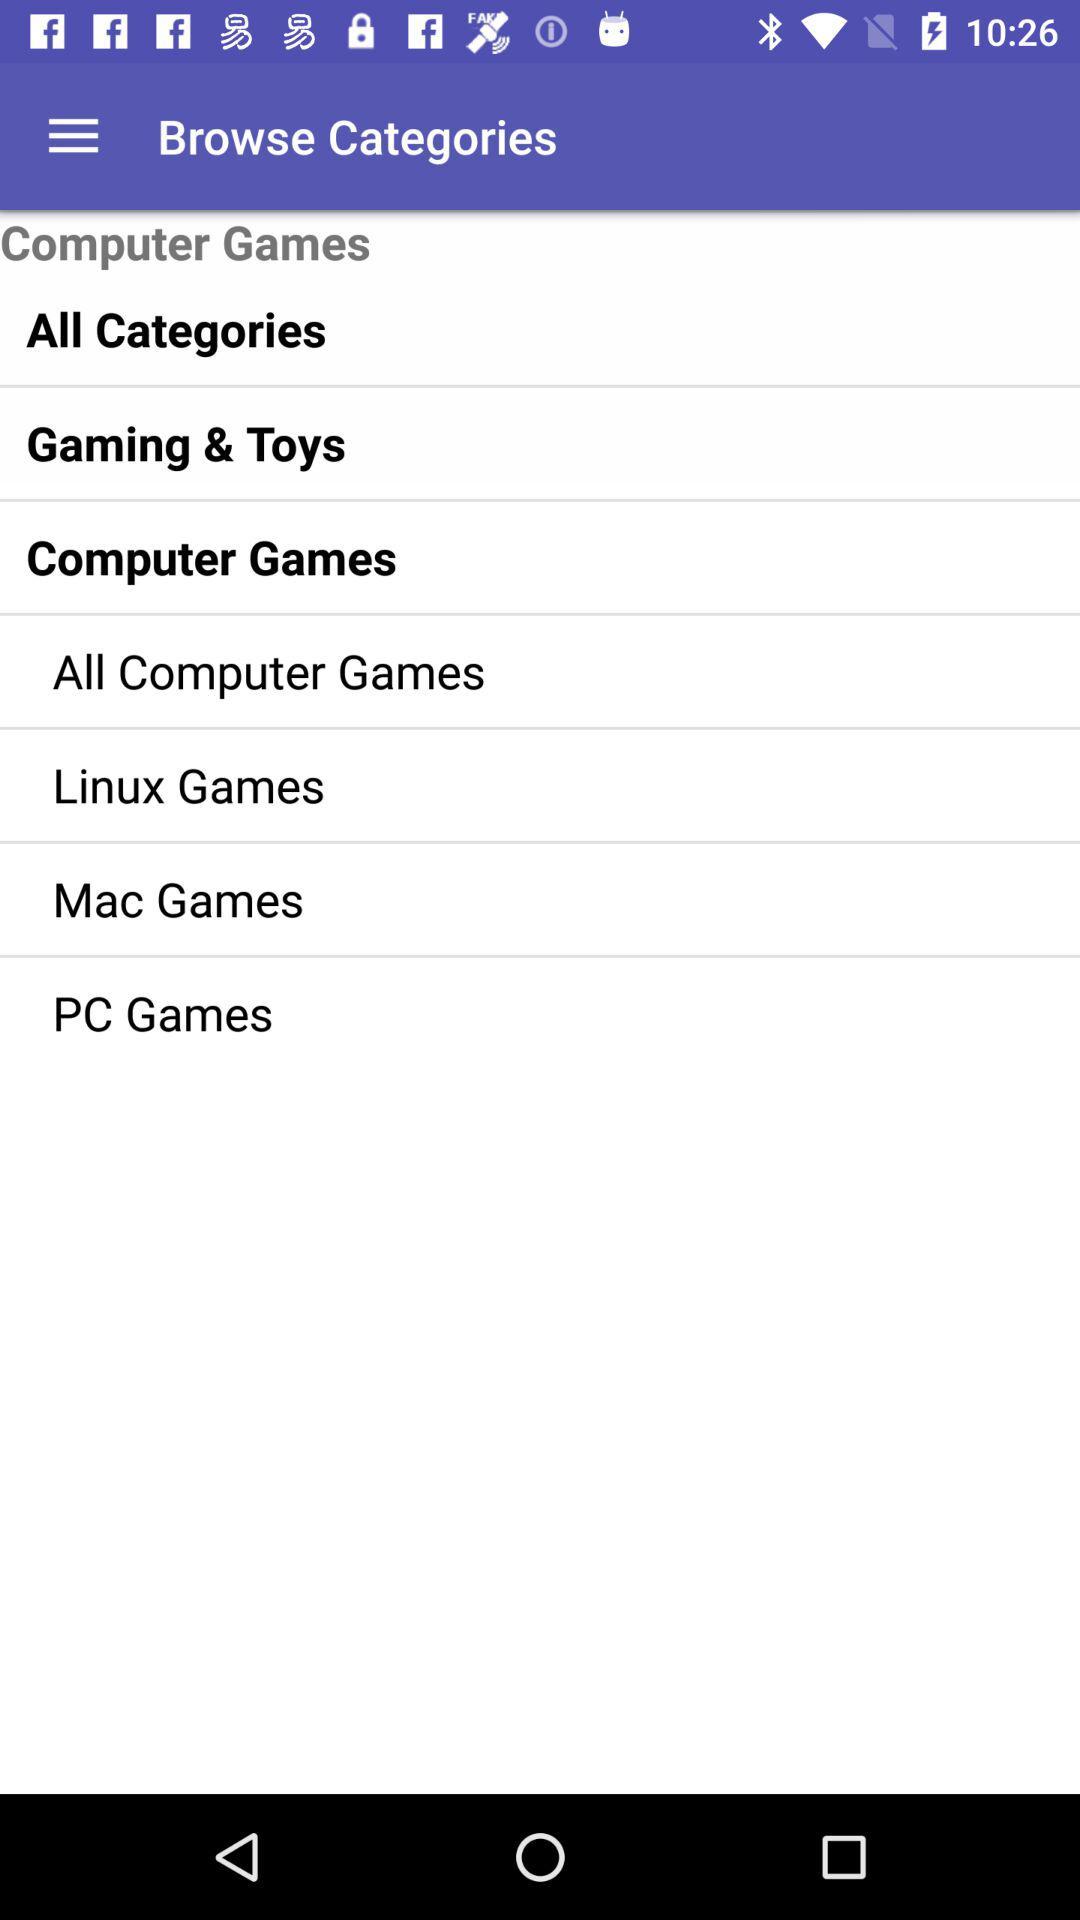 The width and height of the screenshot is (1080, 1920). What do you see at coordinates (510, 1012) in the screenshot?
I see `pc games item` at bounding box center [510, 1012].